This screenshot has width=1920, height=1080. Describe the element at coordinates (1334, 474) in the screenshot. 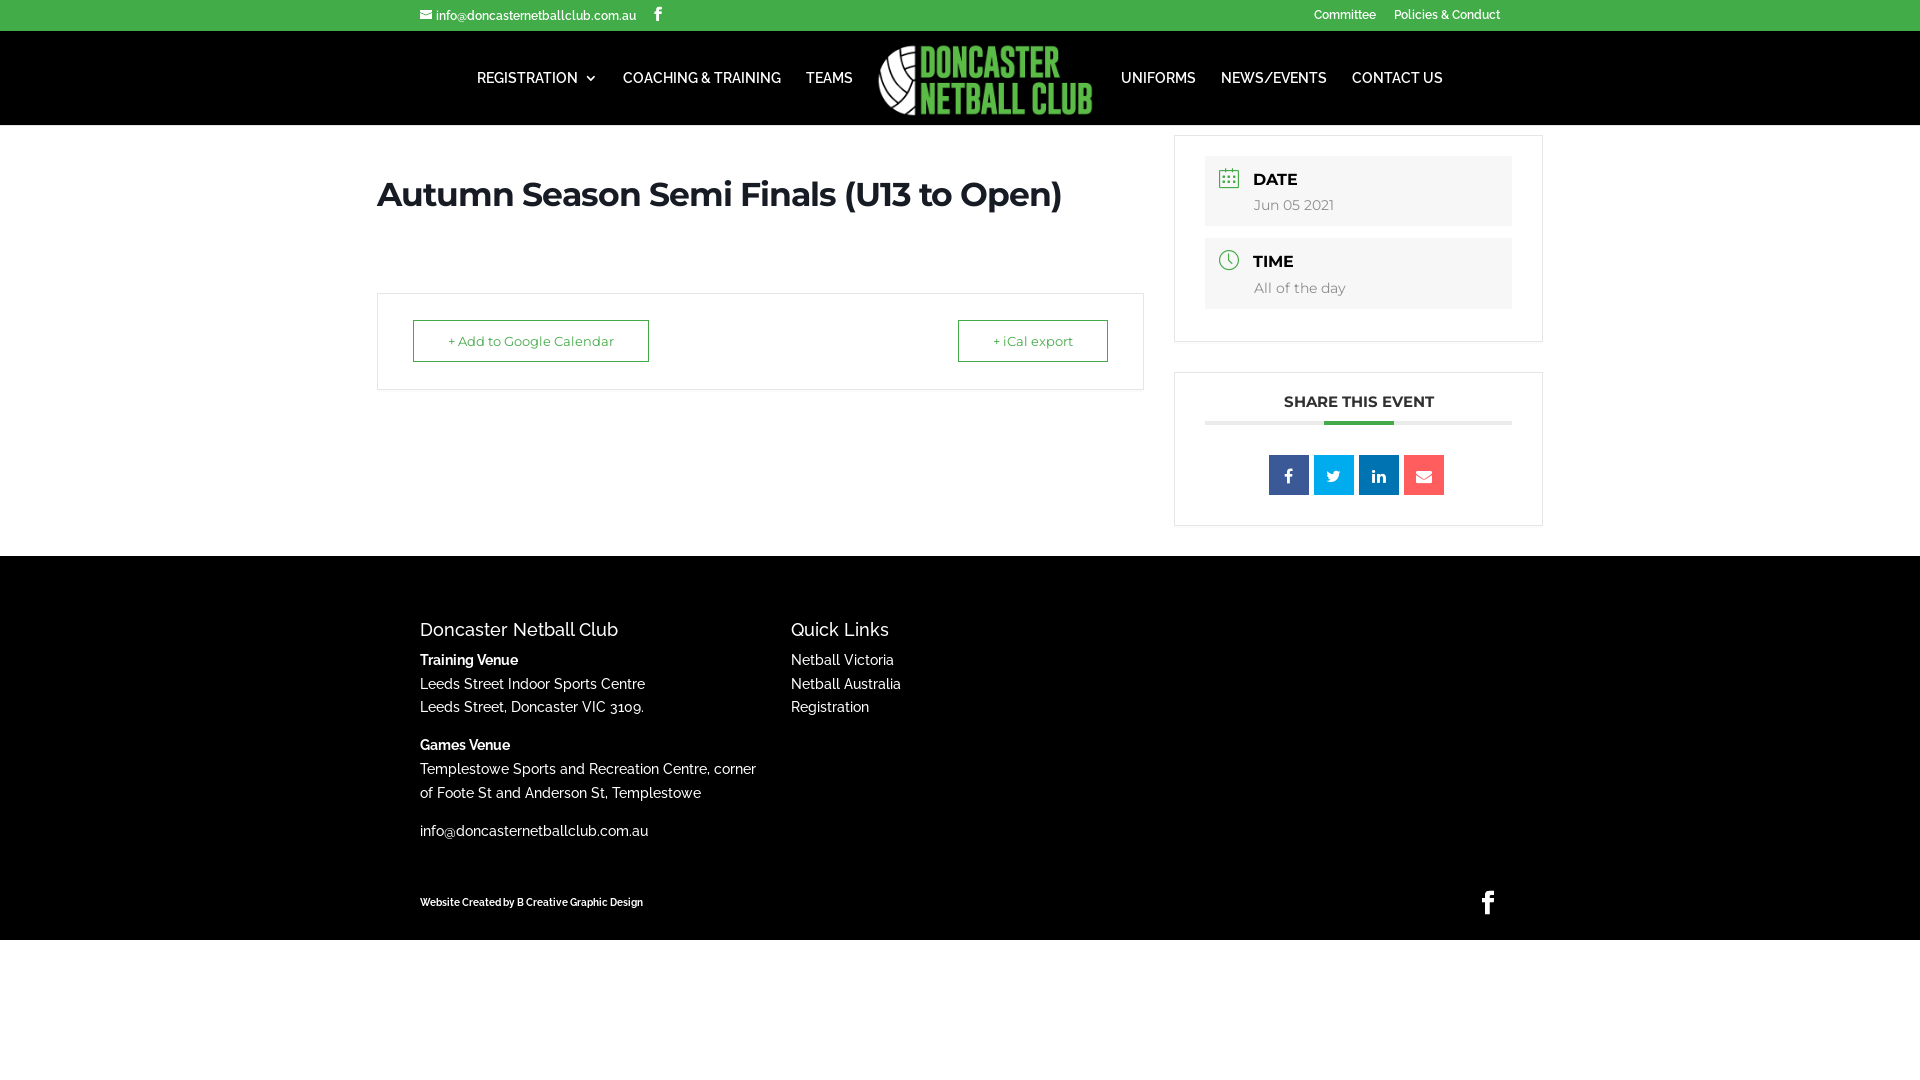

I see `'Tweet'` at that location.